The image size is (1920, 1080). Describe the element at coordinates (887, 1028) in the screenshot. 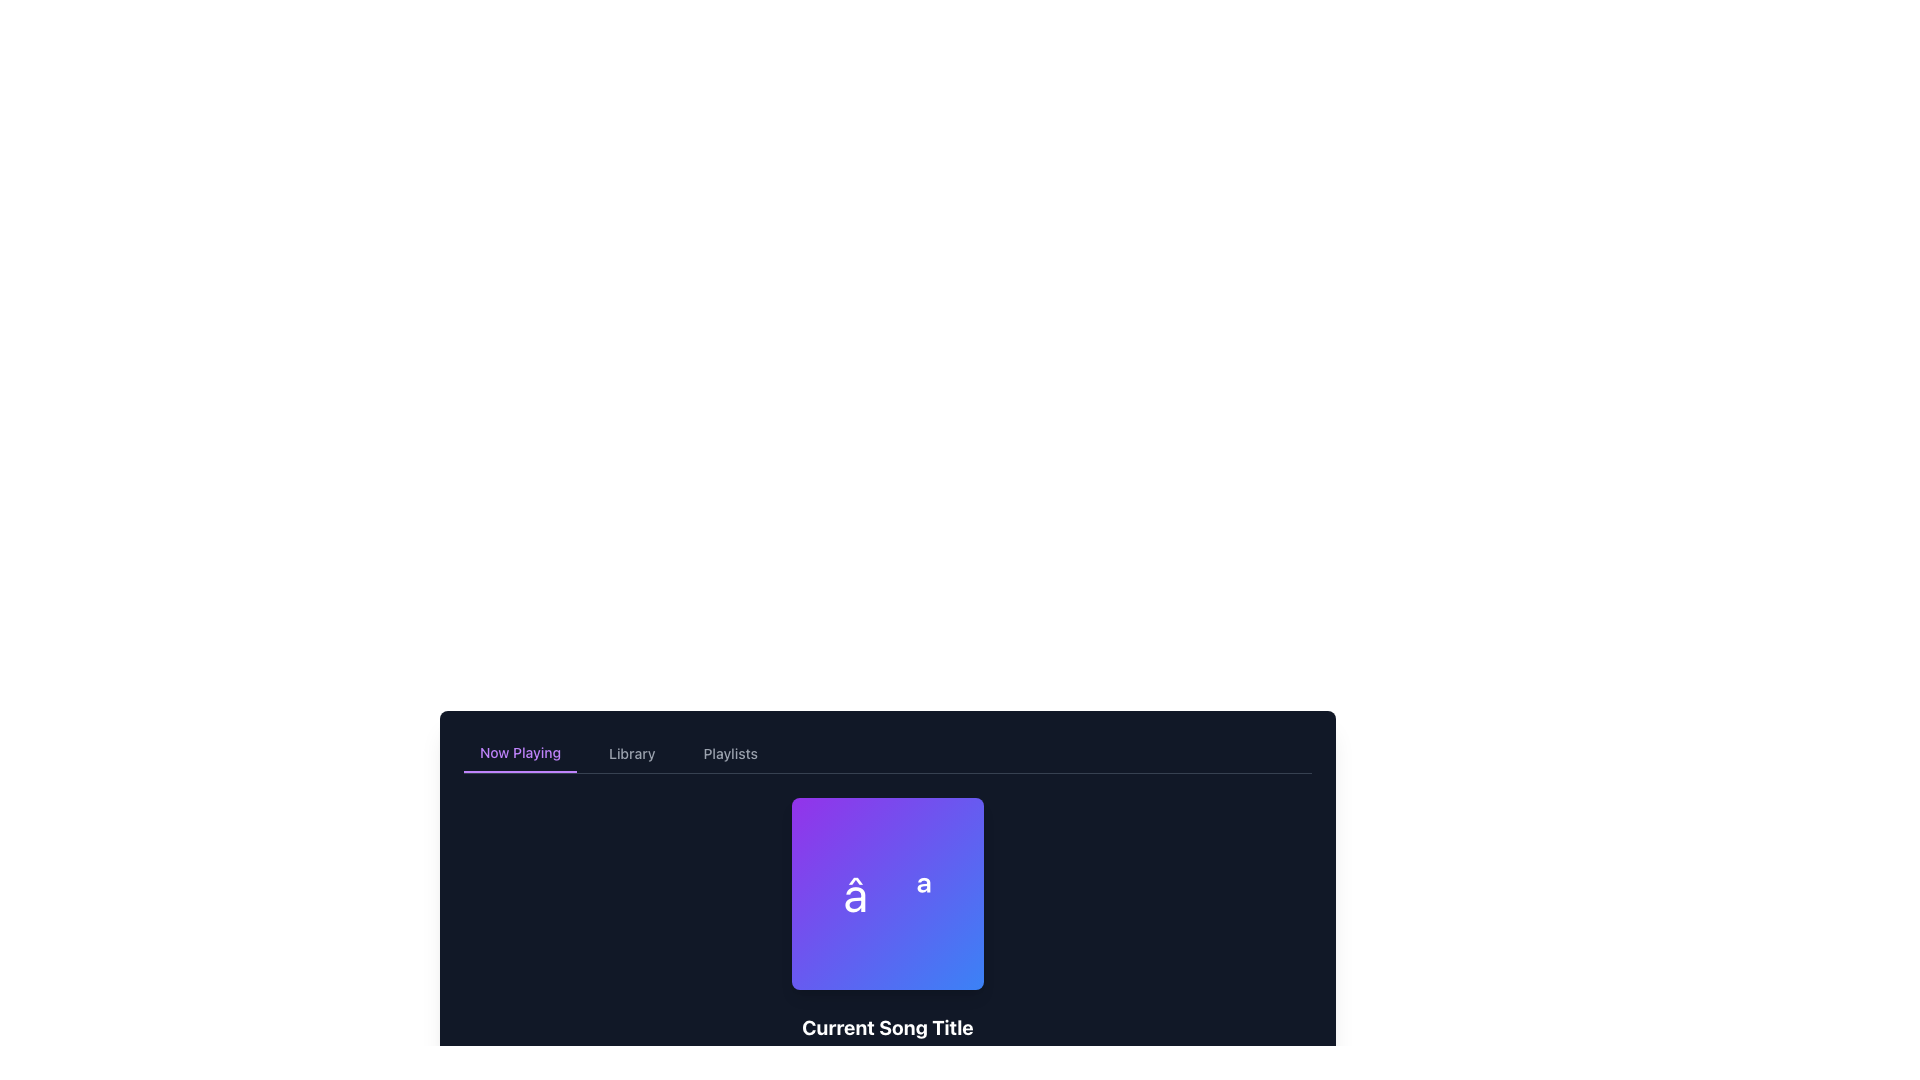

I see `the static text element displaying the title of the currently playing song, which is centered horizontally at the bottom of the music panel` at that location.